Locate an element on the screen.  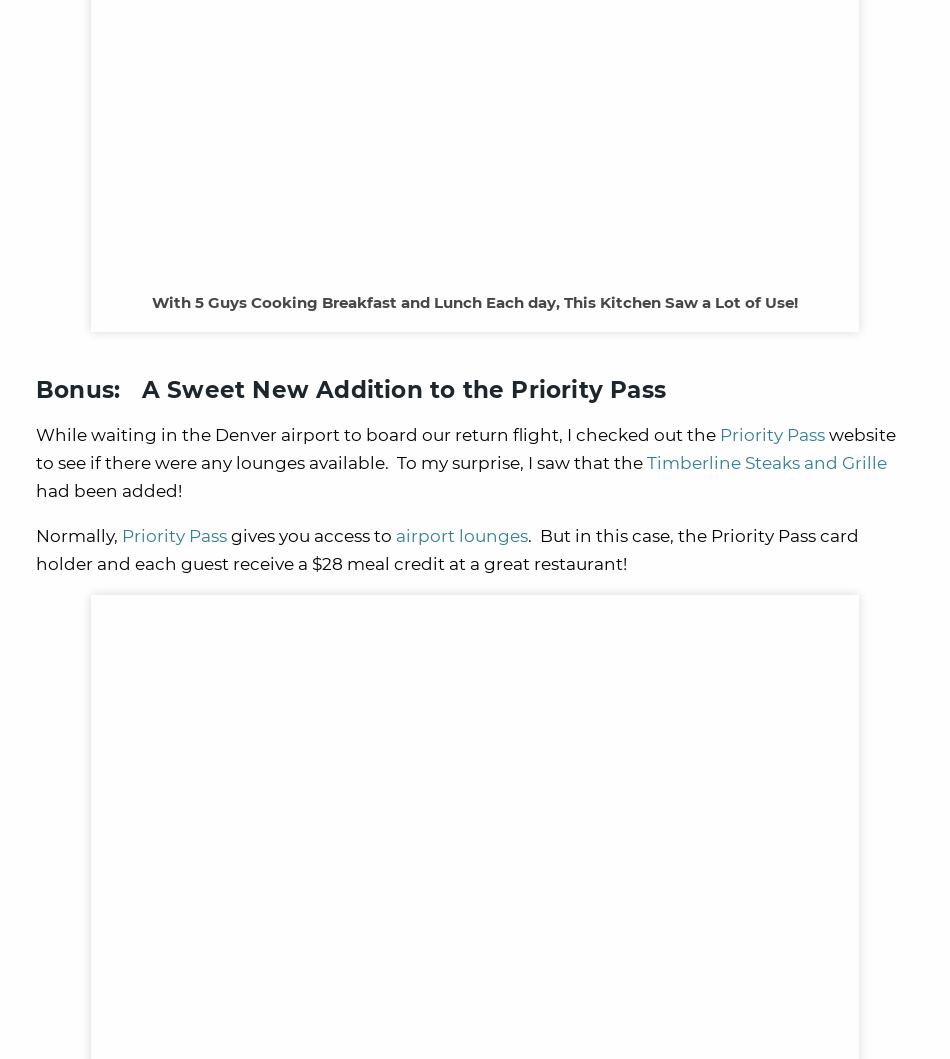
'Timberline Steaks and Grille' is located at coordinates (766, 462).